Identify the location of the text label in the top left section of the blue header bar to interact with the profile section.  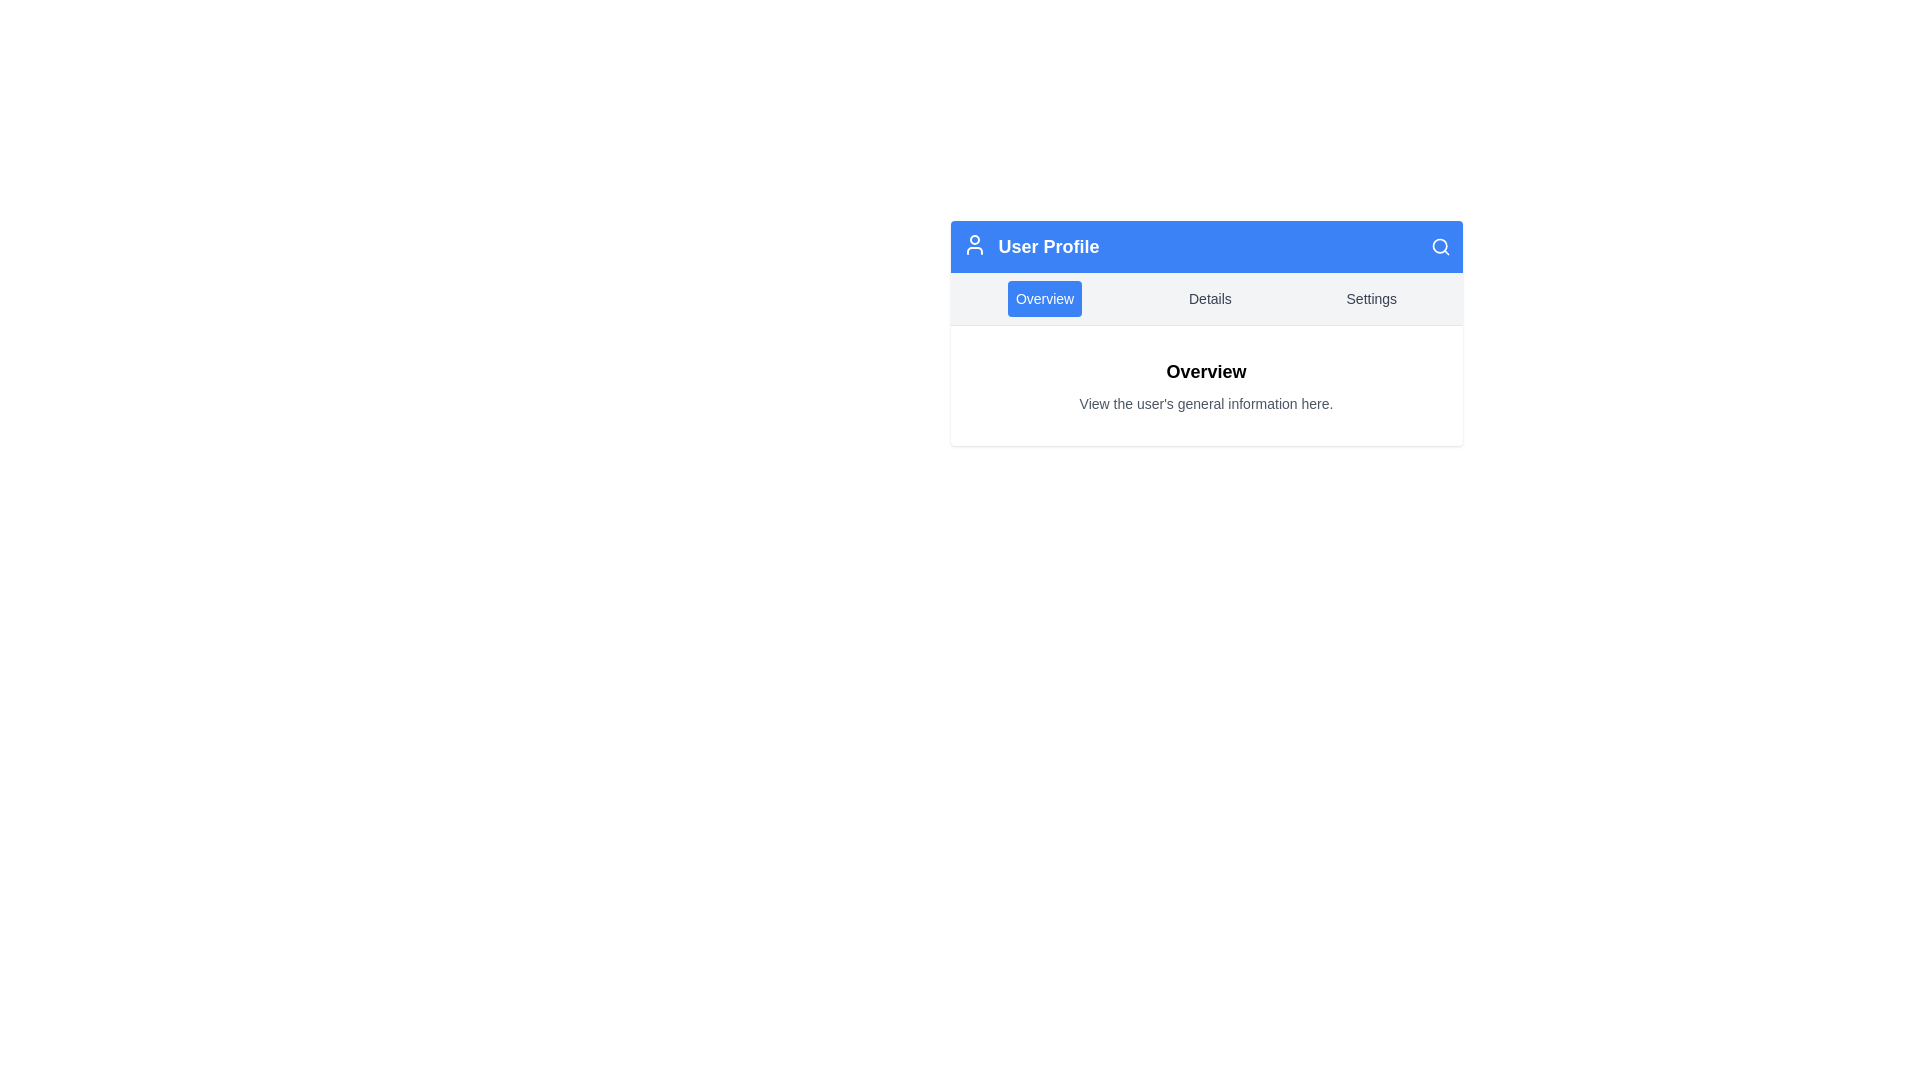
(1031, 245).